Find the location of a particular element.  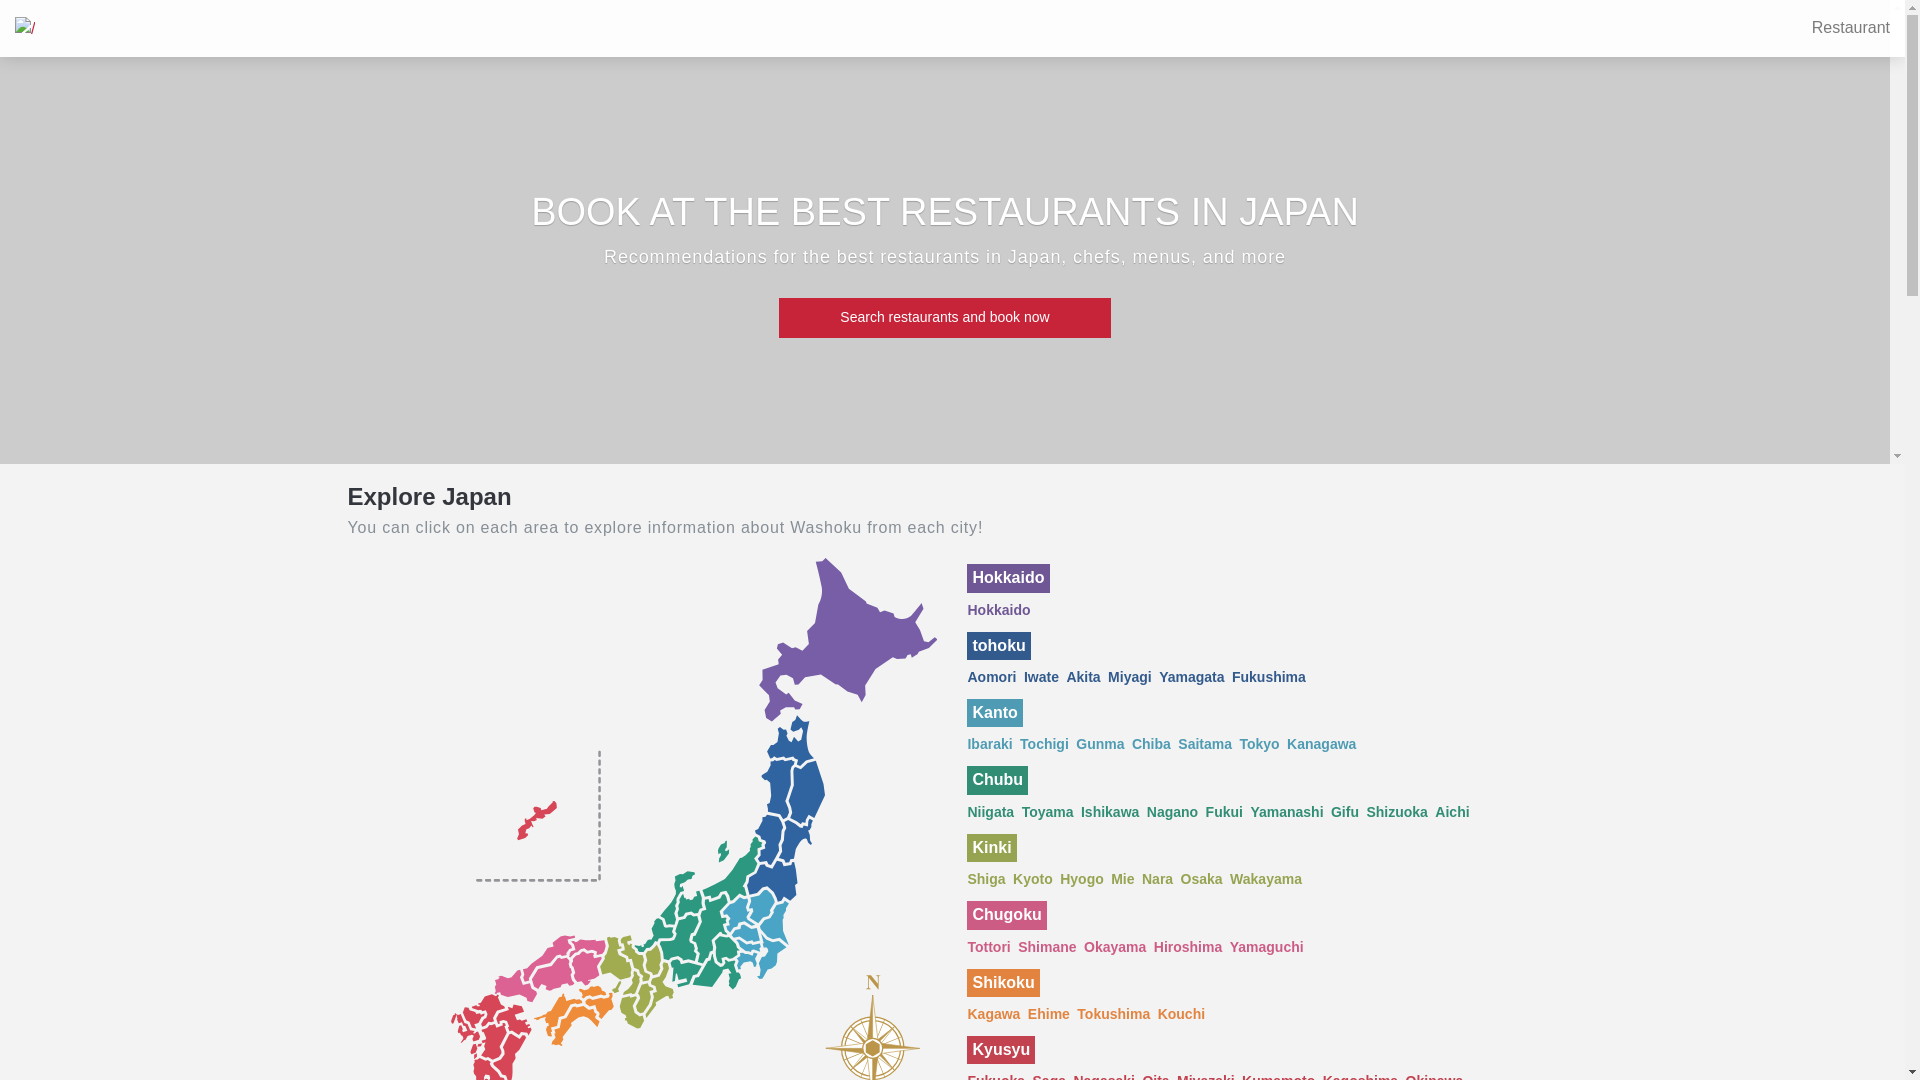

'Wakayama' is located at coordinates (1265, 878).